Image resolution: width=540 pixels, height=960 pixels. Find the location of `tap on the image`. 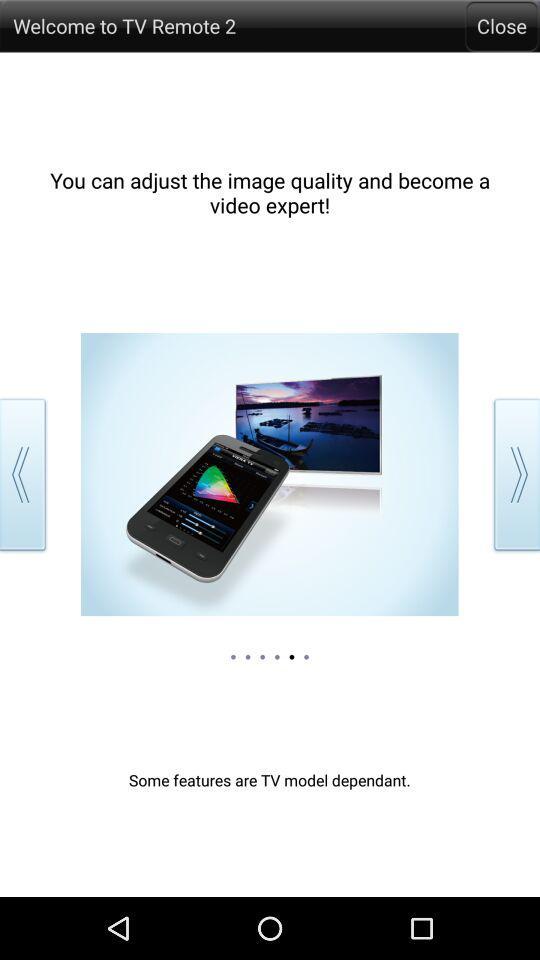

tap on the image is located at coordinates (270, 474).